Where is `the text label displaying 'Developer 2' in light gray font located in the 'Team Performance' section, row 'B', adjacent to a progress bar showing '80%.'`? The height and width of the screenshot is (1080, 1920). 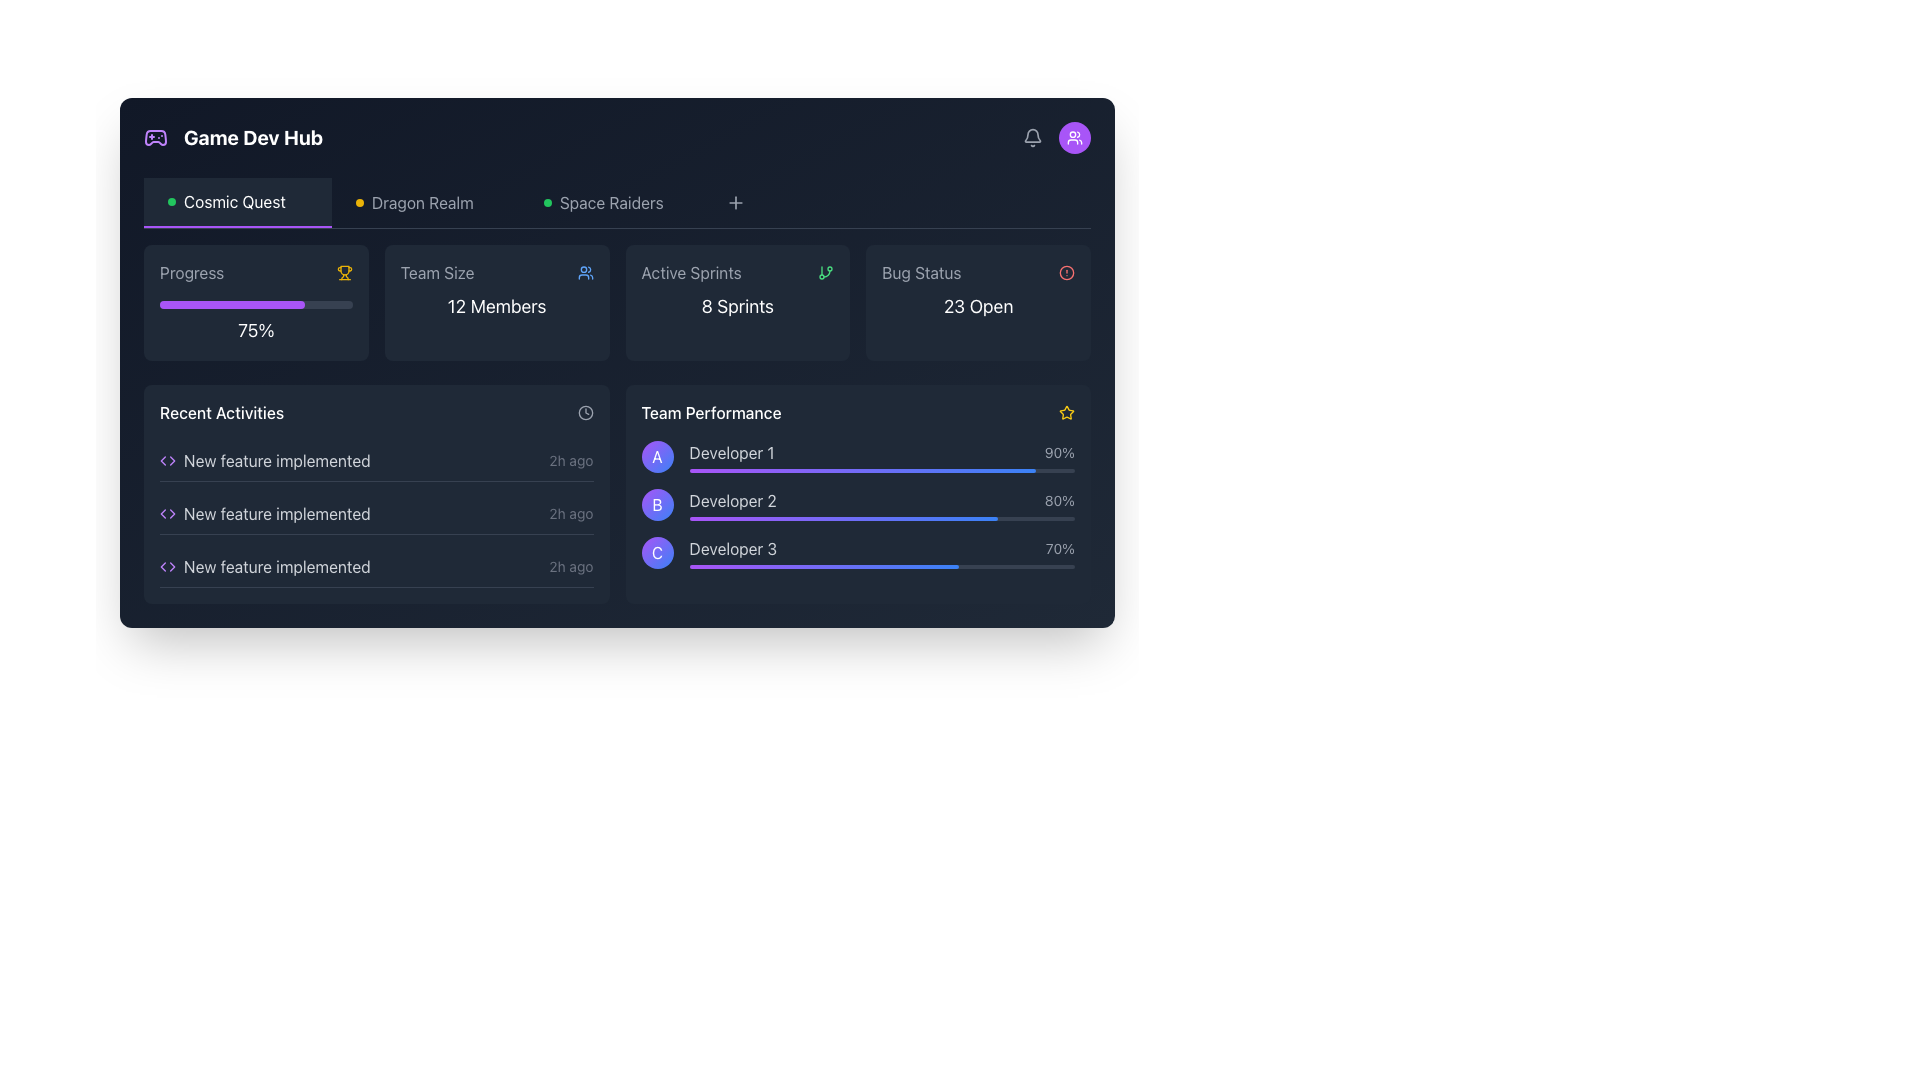 the text label displaying 'Developer 2' in light gray font located in the 'Team Performance' section, row 'B', adjacent to a progress bar showing '80%.' is located at coordinates (732, 500).